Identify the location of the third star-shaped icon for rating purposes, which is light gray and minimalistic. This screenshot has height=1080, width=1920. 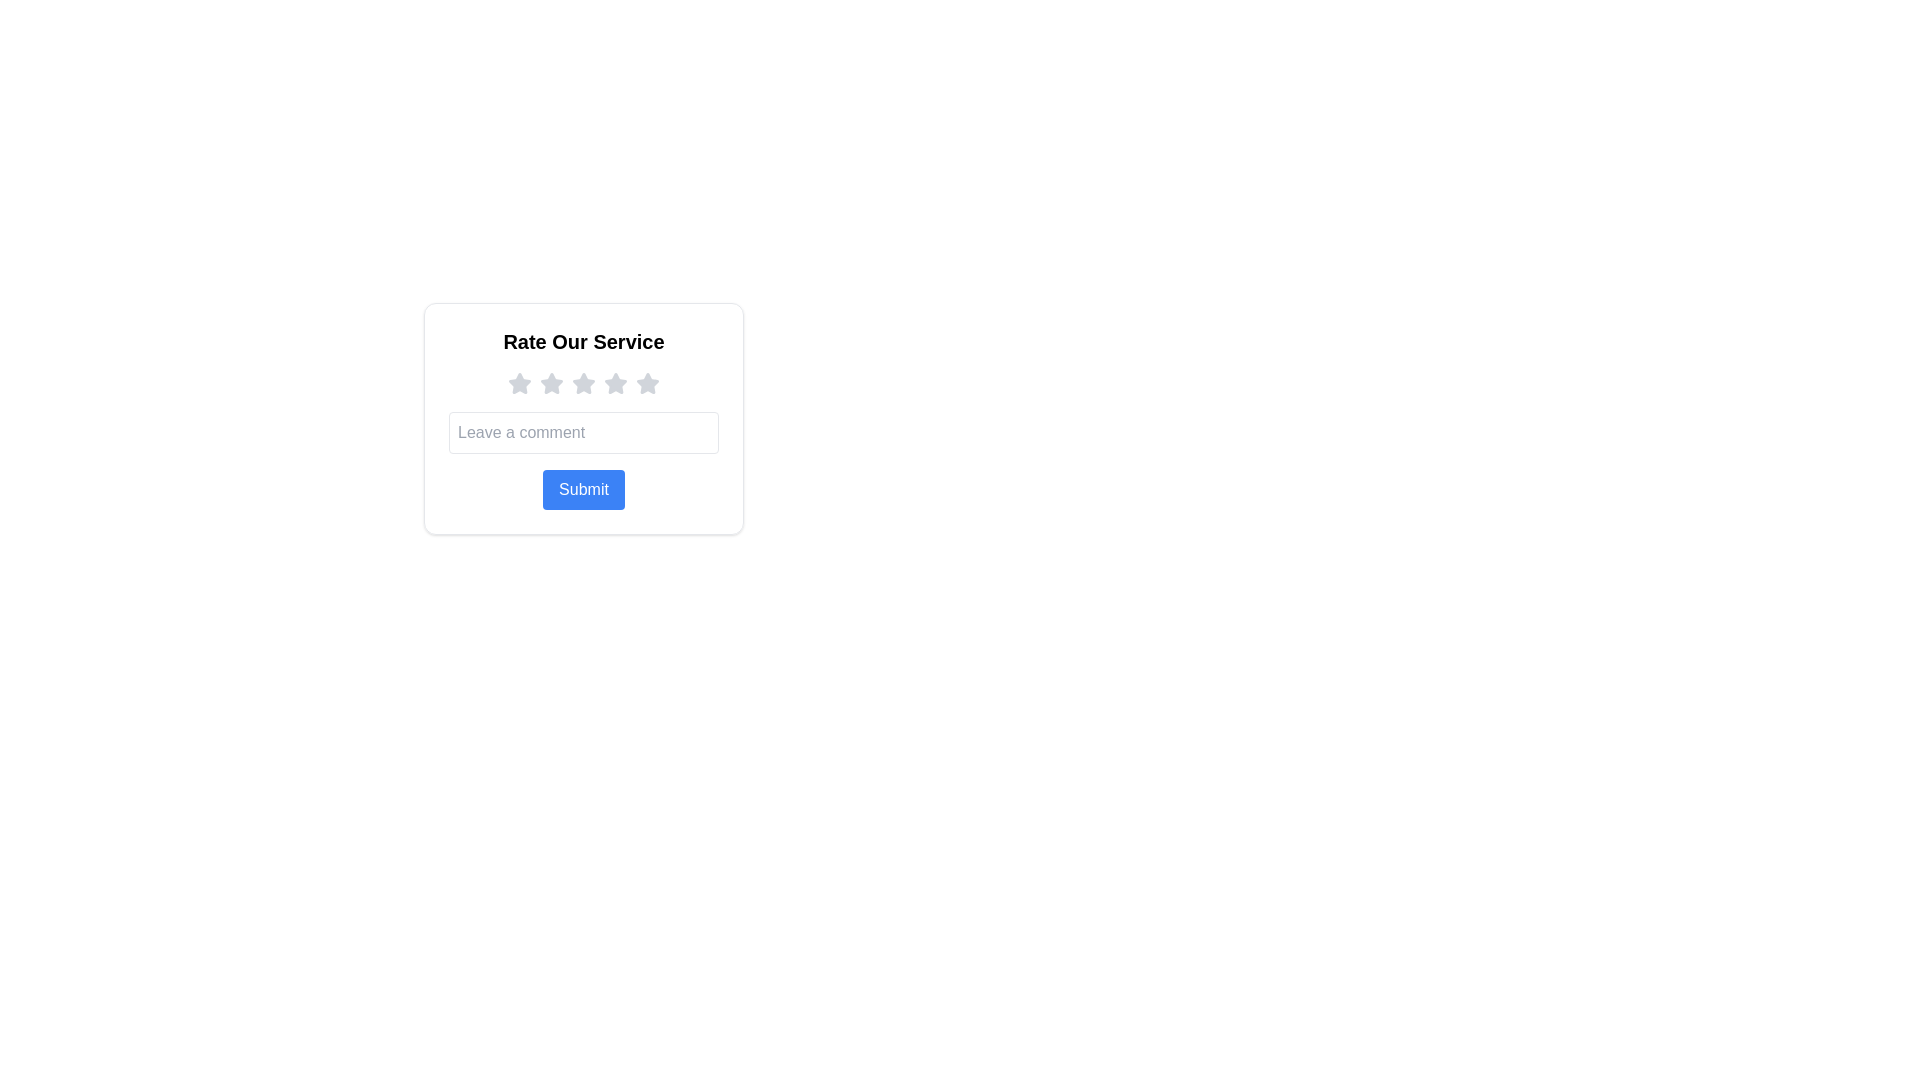
(614, 383).